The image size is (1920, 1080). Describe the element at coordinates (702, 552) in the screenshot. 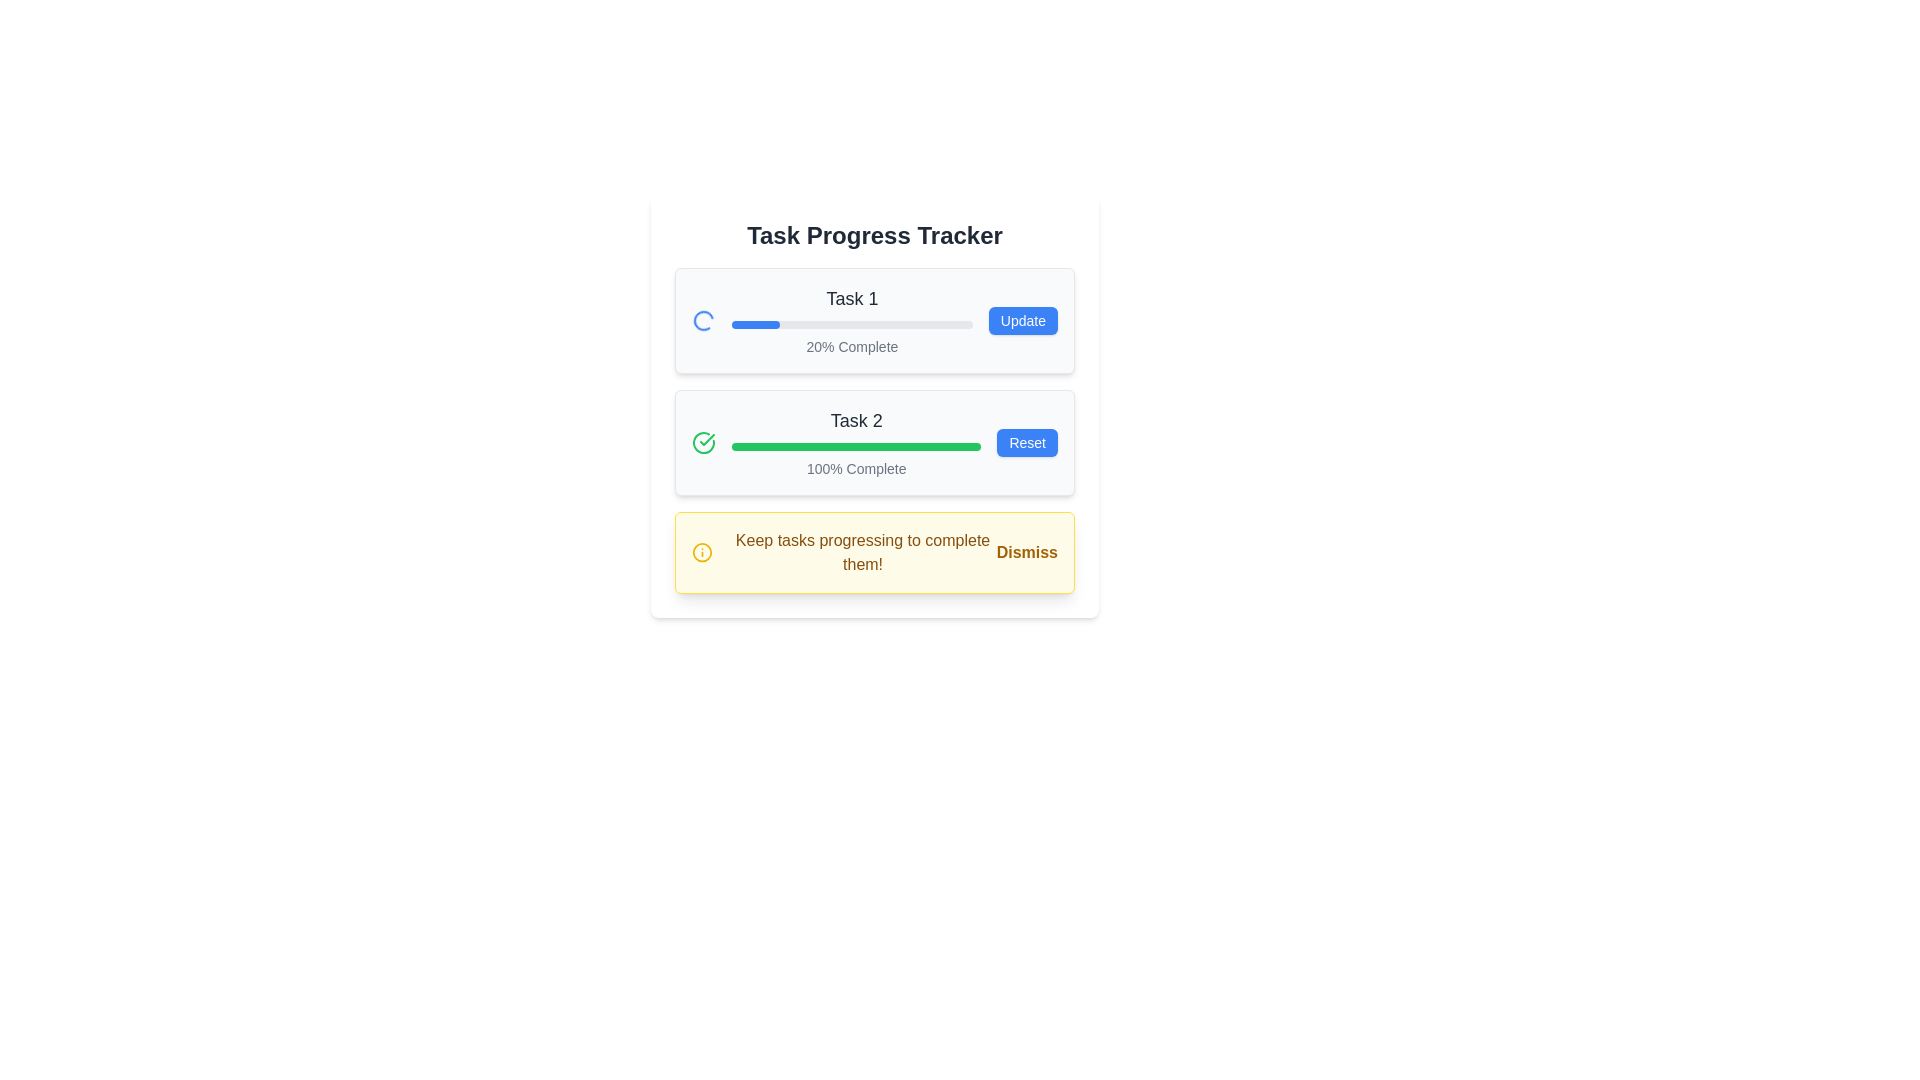

I see `the Icon (circle with additional decorations) located in the notification section of the 'Task Progress Tracker' interface, next to the 'Dismiss' button` at that location.